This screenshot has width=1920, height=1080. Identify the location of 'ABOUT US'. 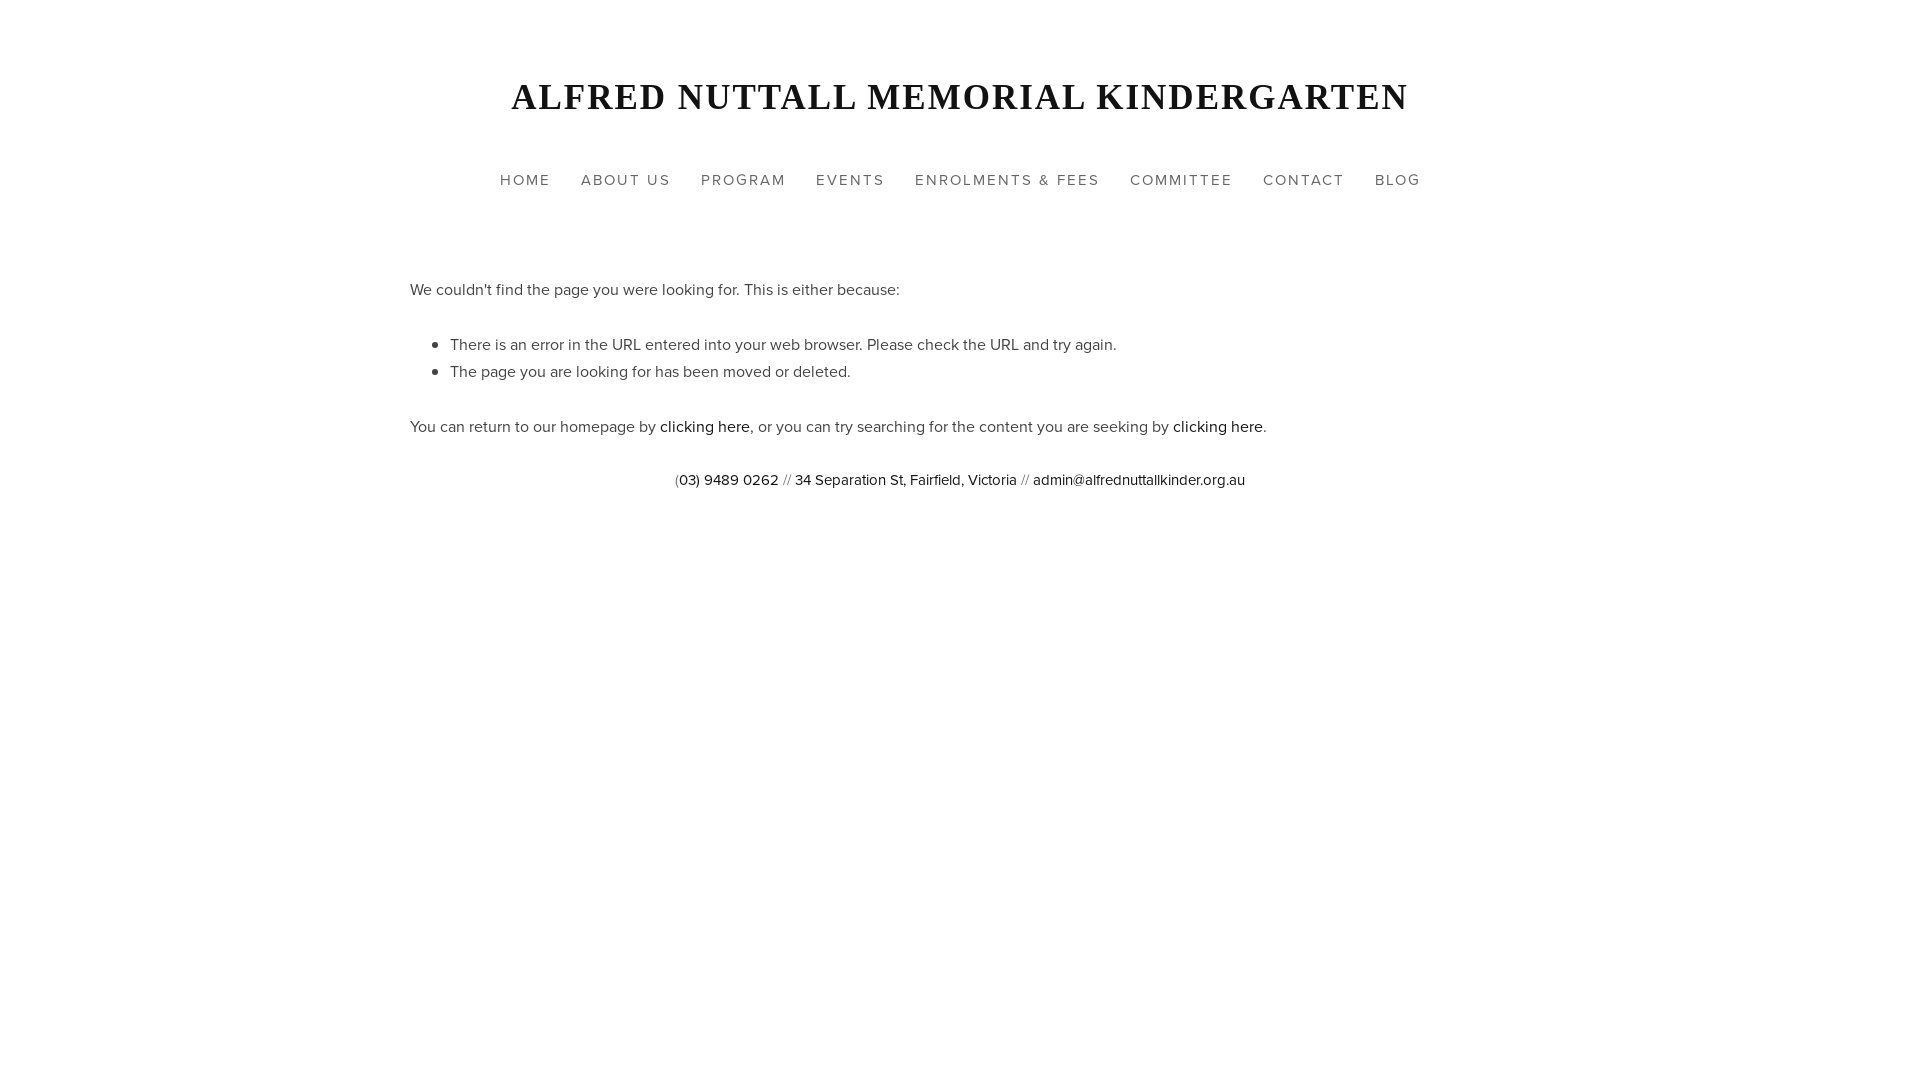
(623, 180).